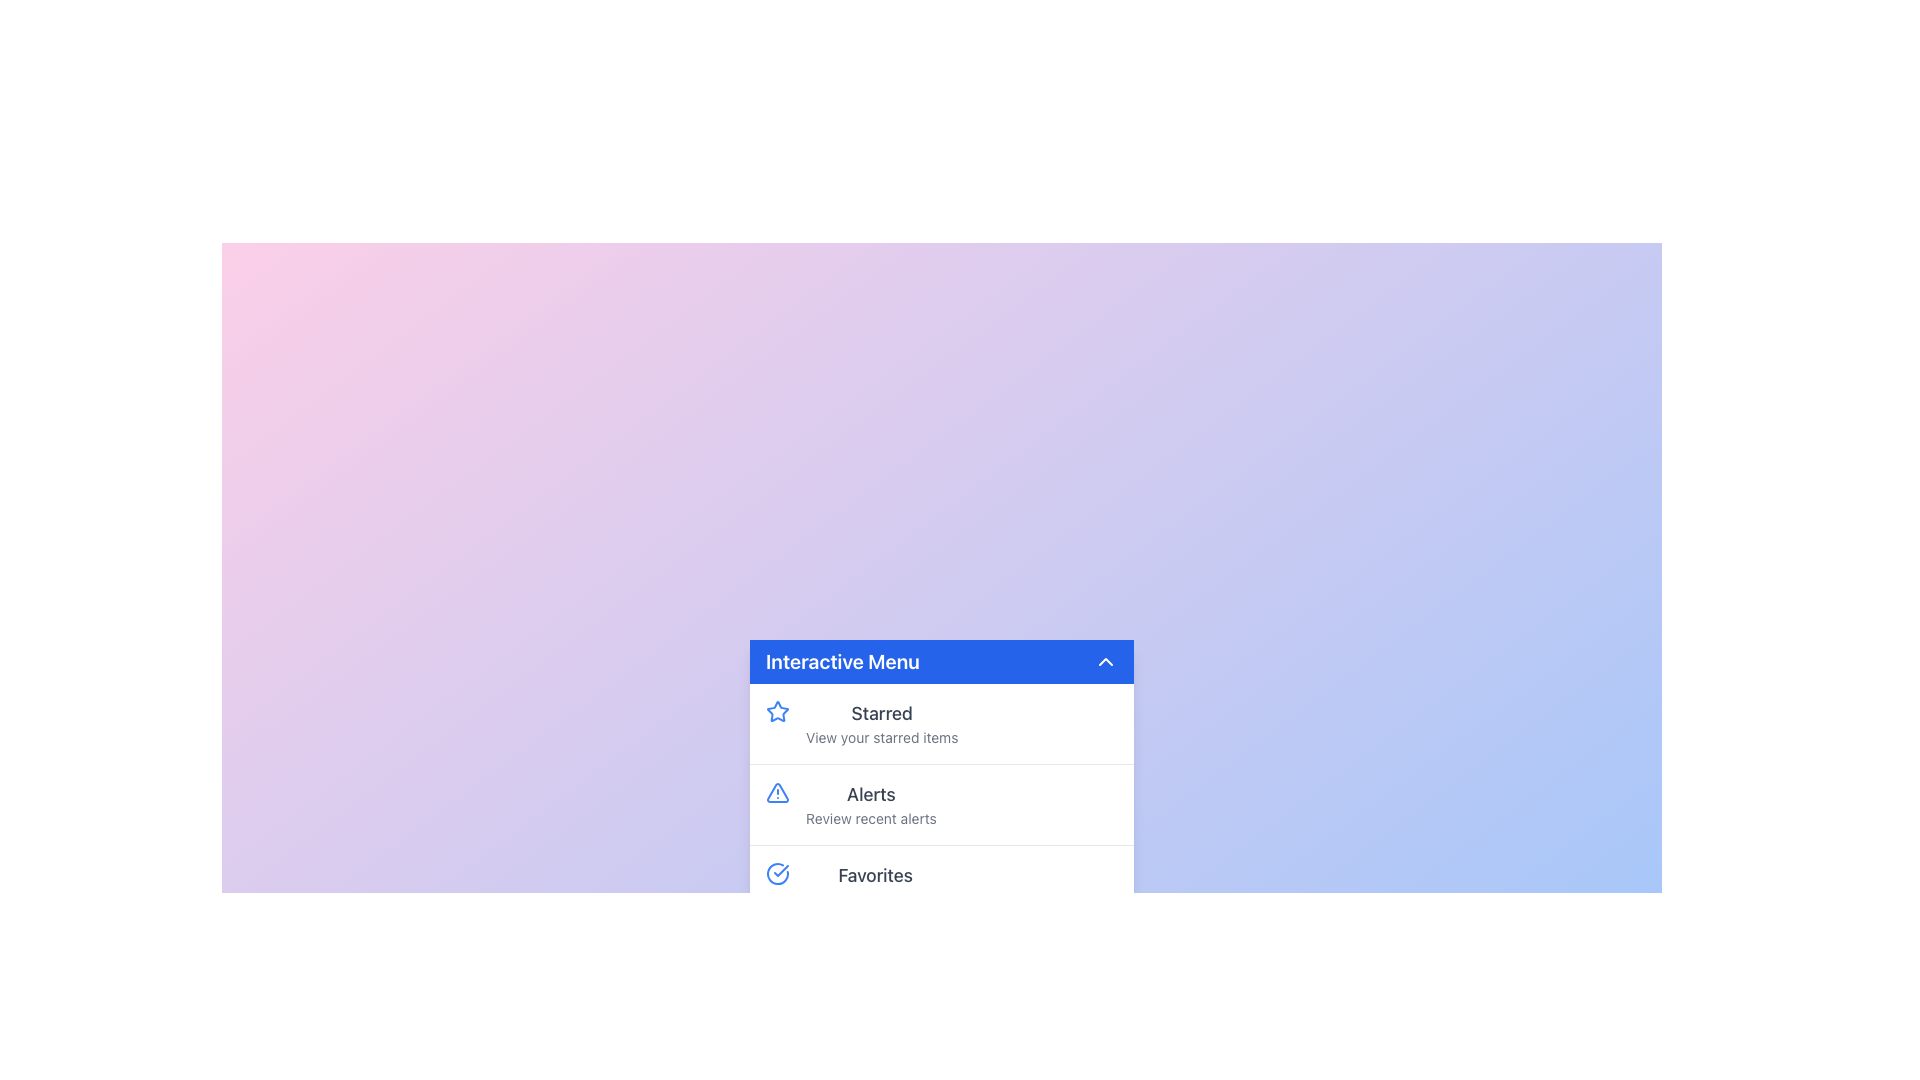 This screenshot has width=1920, height=1080. I want to click on the 'Alerts' menu item, which is characterized by a triangular alert symbol with a blue outline, a medium weight title 'Alerts', and a subtitle 'Review recent alerts'. It is positioned in the center of the menu, between 'Starred' and 'Favorites', so click(940, 803).